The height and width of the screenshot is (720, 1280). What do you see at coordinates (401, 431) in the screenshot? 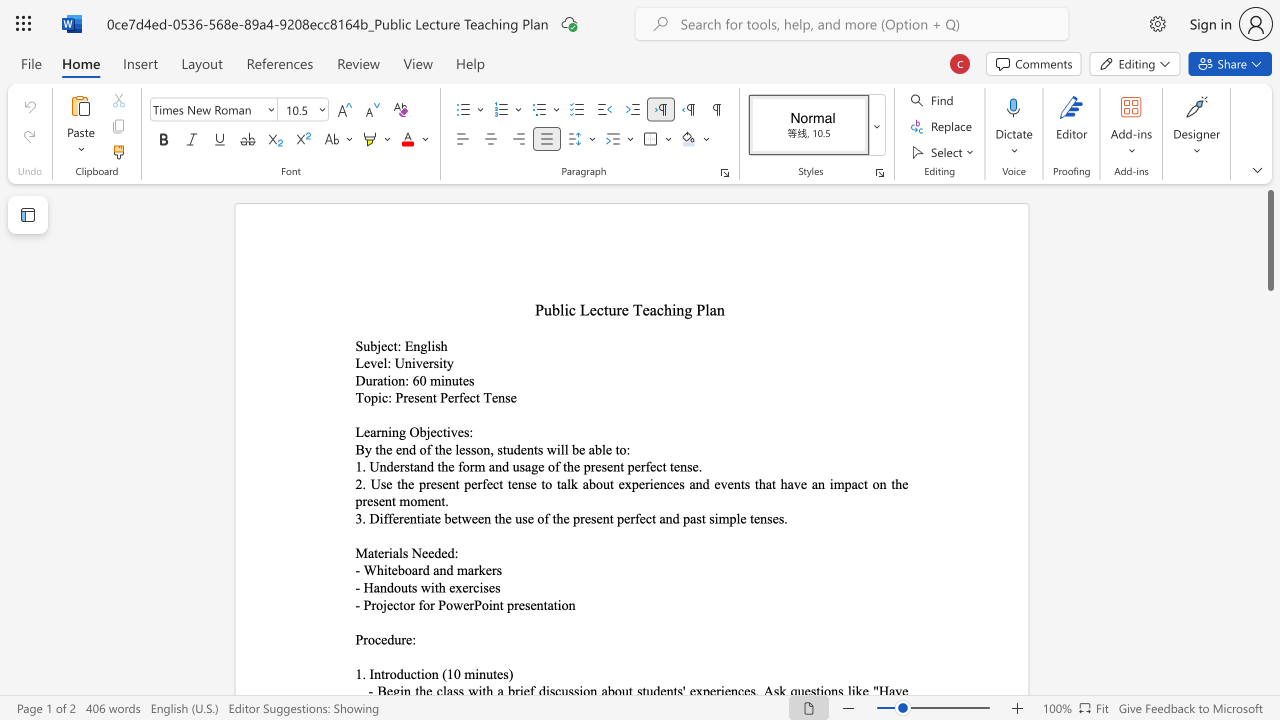
I see `the 1th character "g" in the text` at bounding box center [401, 431].